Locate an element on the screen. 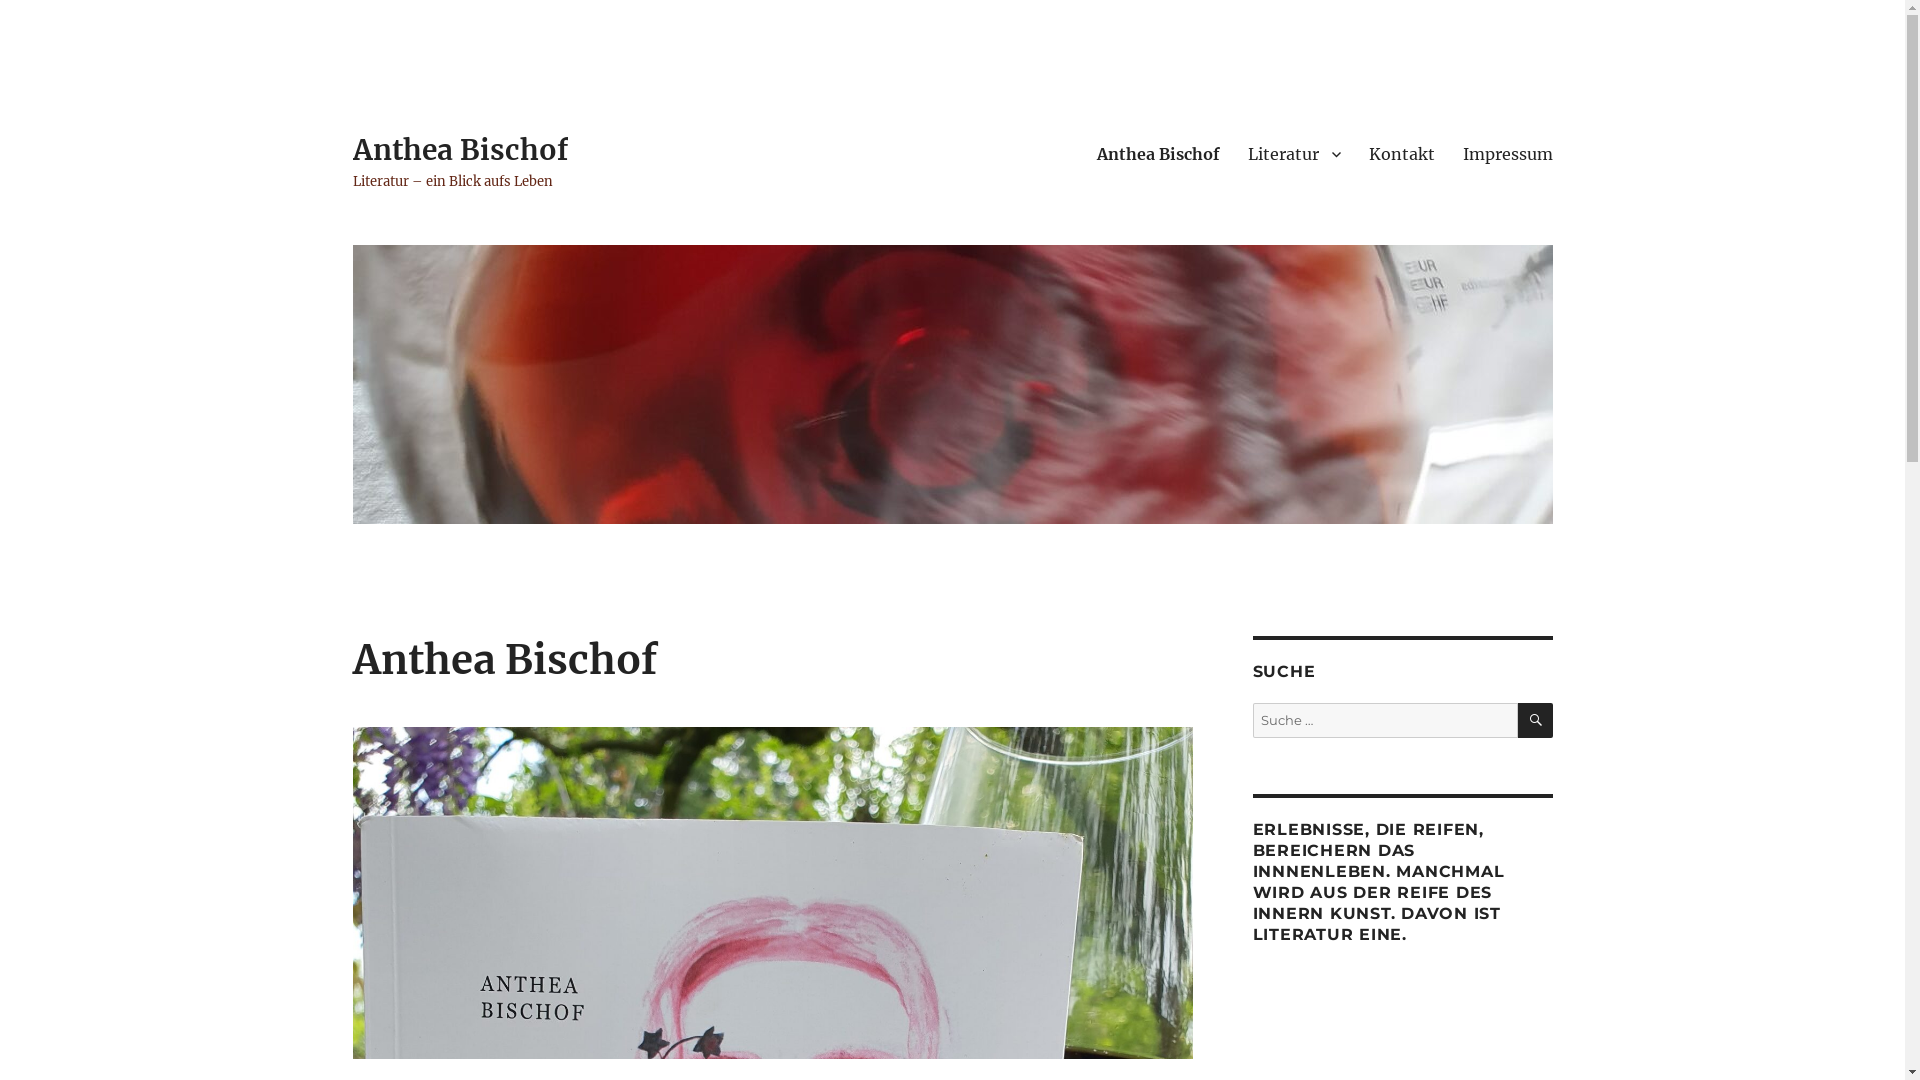  'Anthea Bischof' is located at coordinates (1157, 153).